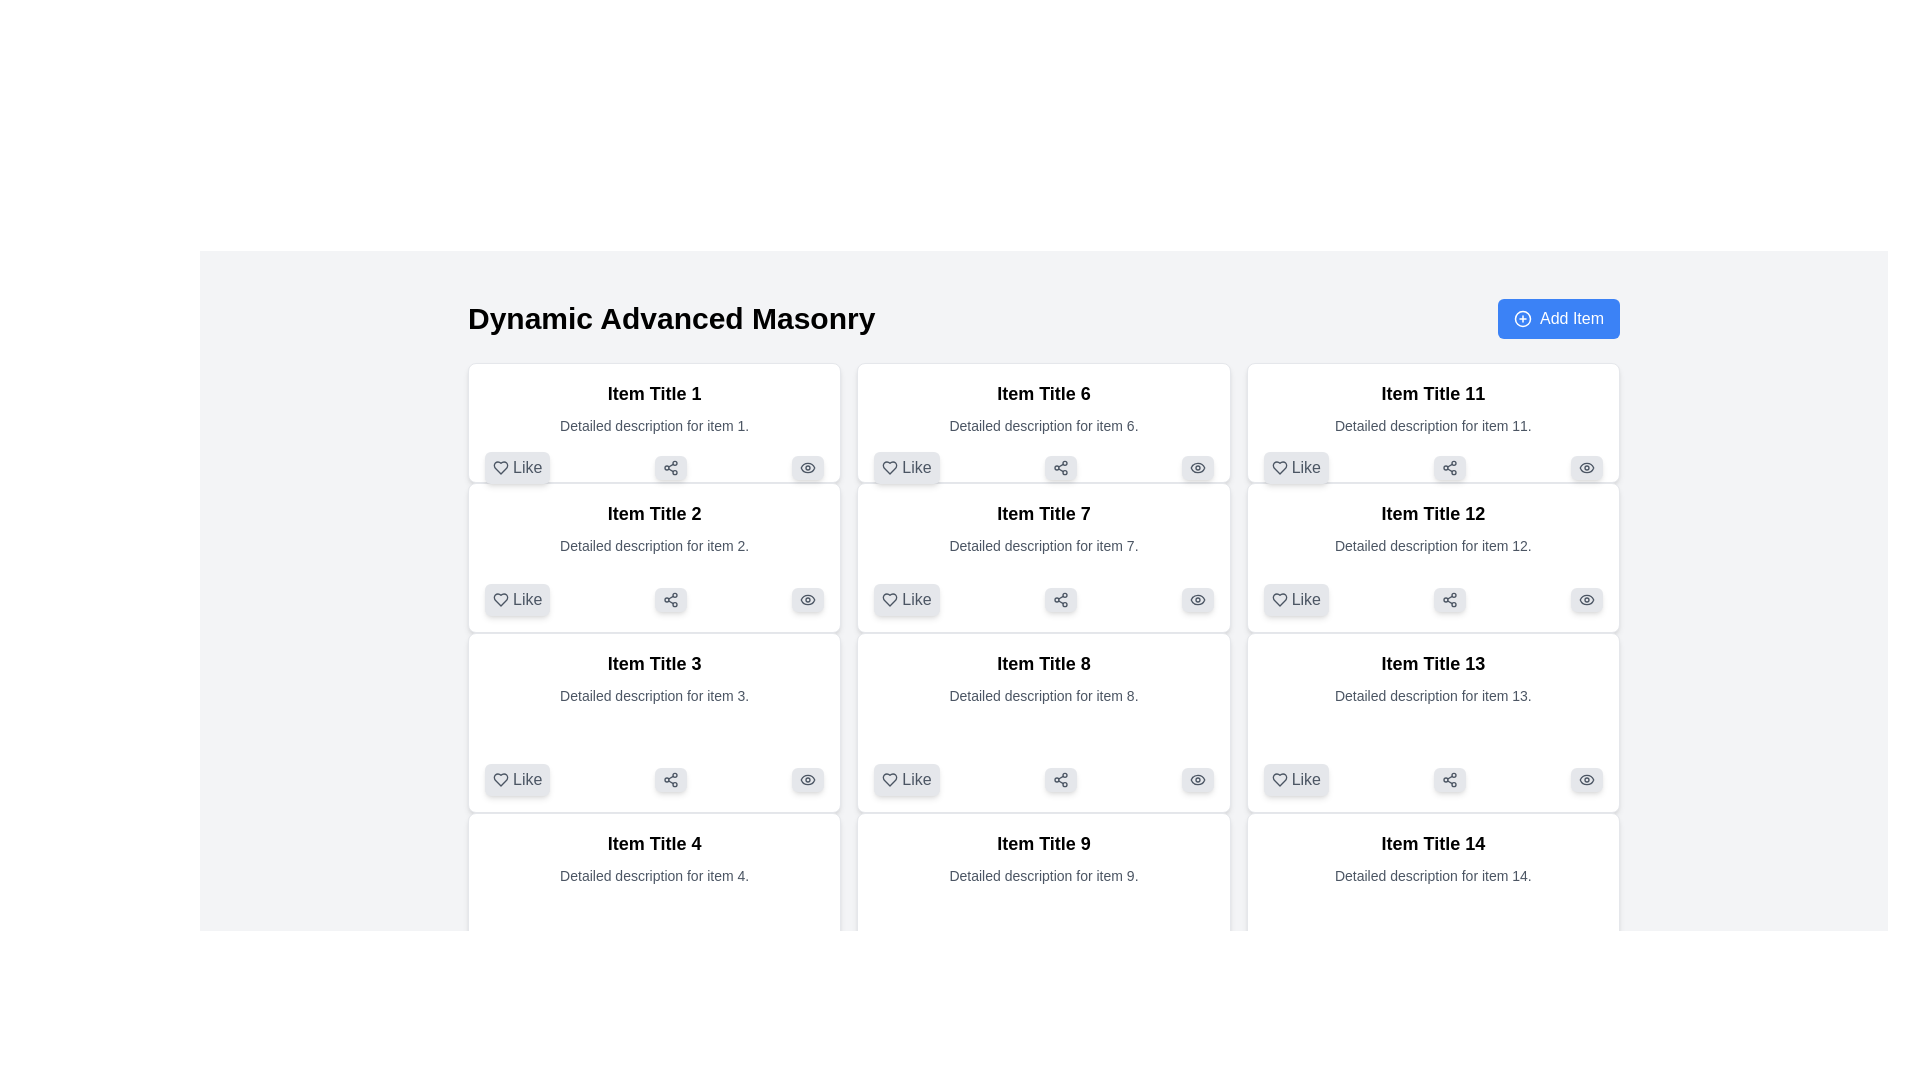 Image resolution: width=1920 pixels, height=1080 pixels. I want to click on the small graphical icon resembling a share symbol, which is located below the title 'Item Title 6' in the grid layout, so click(1059, 467).